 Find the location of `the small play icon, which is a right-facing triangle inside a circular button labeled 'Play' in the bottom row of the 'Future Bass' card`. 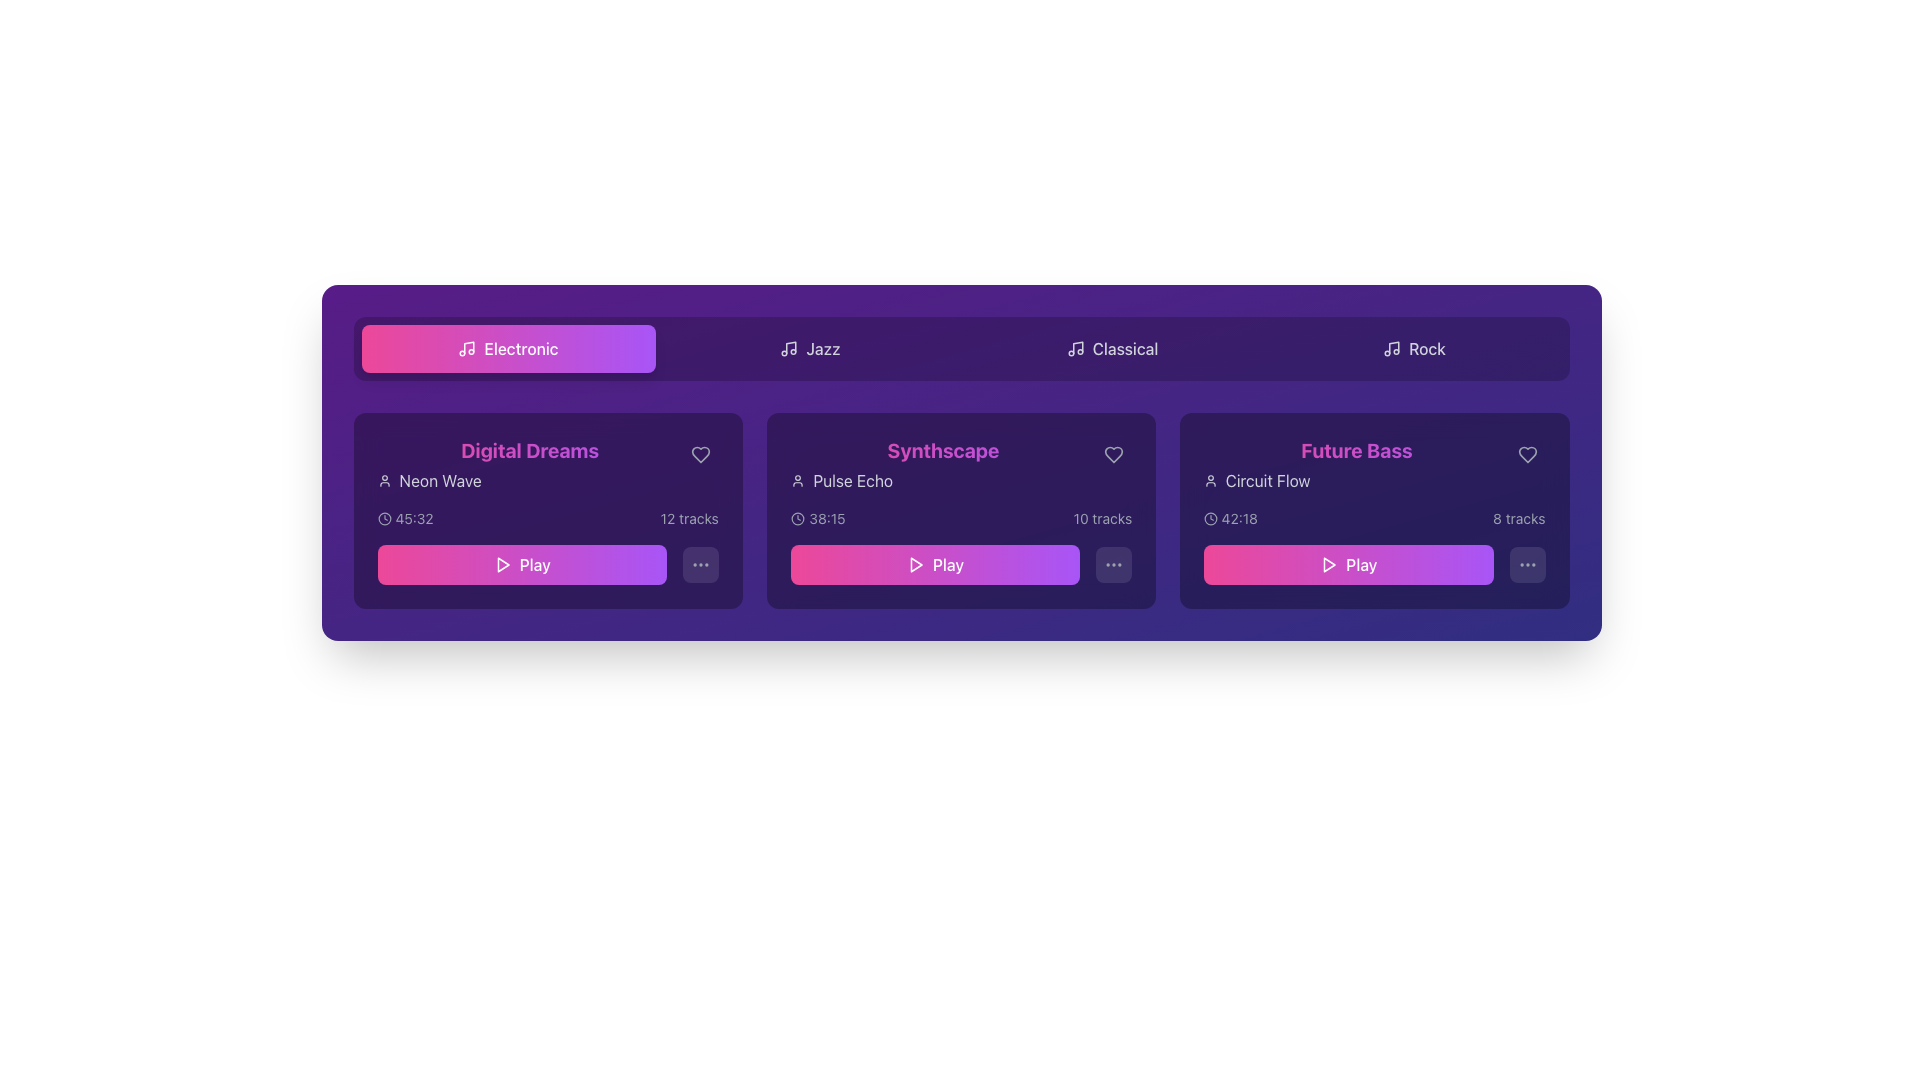

the small play icon, which is a right-facing triangle inside a circular button labeled 'Play' in the bottom row of the 'Future Bass' card is located at coordinates (1329, 564).